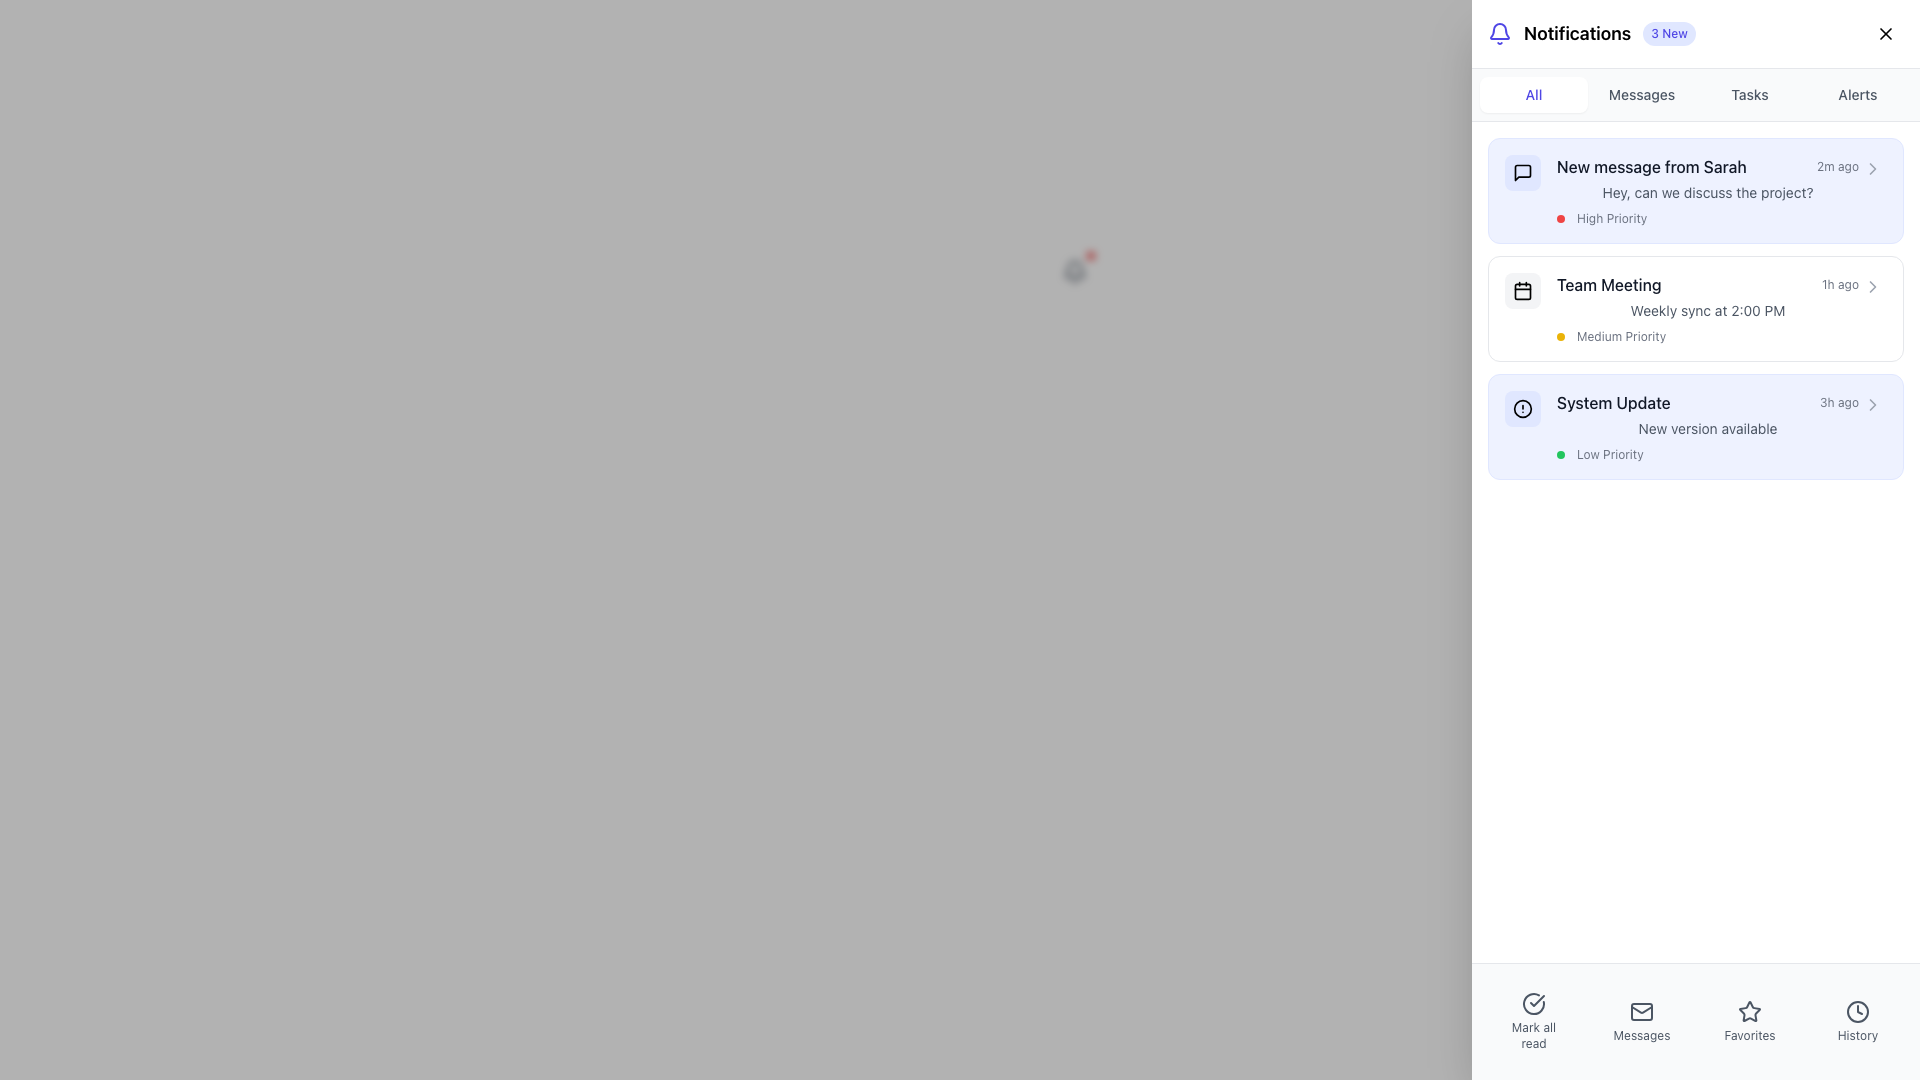 This screenshot has height=1080, width=1920. I want to click on the icon representing a message or communication located in the top-left corner of the notification titled 'New message from Sarah', so click(1521, 172).